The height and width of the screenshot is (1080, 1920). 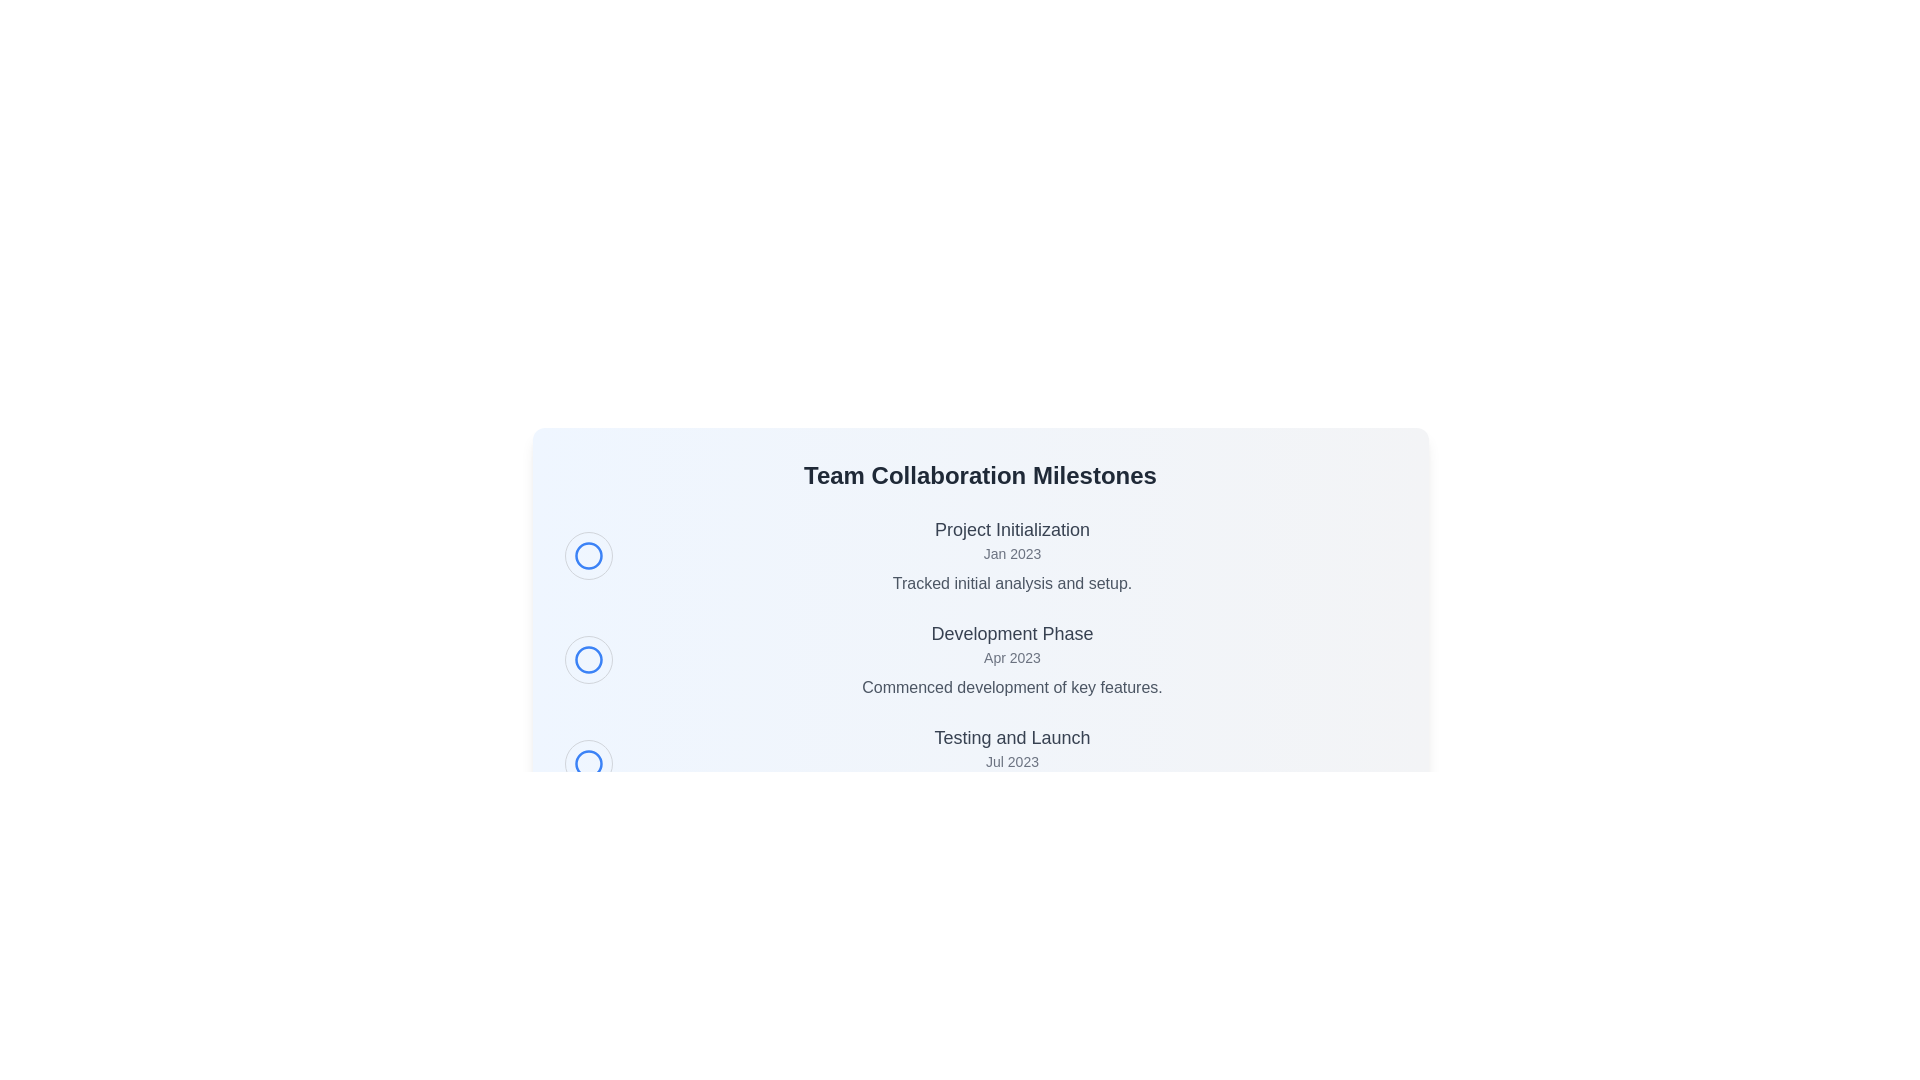 I want to click on the date indicator text label that represents the time associated with the 'Project Initialization' milestone, so click(x=1012, y=554).